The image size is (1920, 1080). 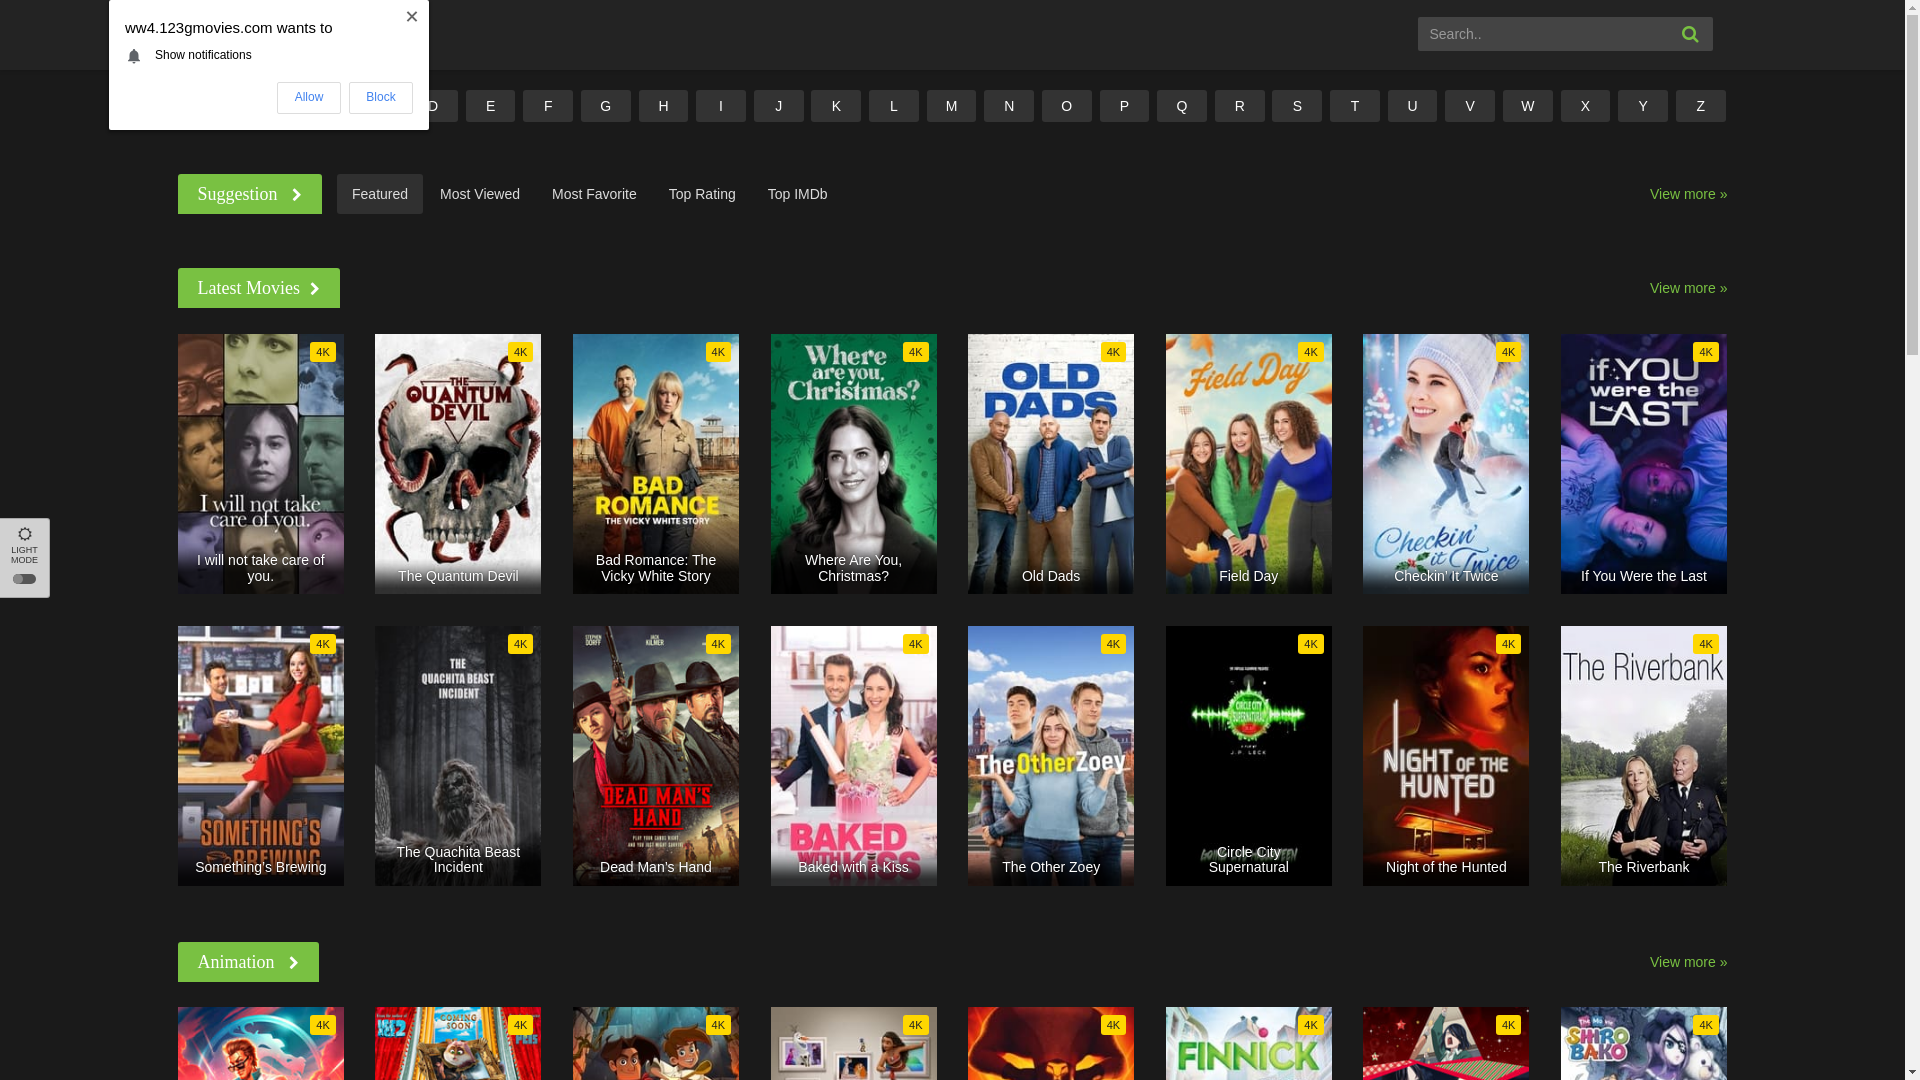 What do you see at coordinates (1354, 105) in the screenshot?
I see `'T'` at bounding box center [1354, 105].